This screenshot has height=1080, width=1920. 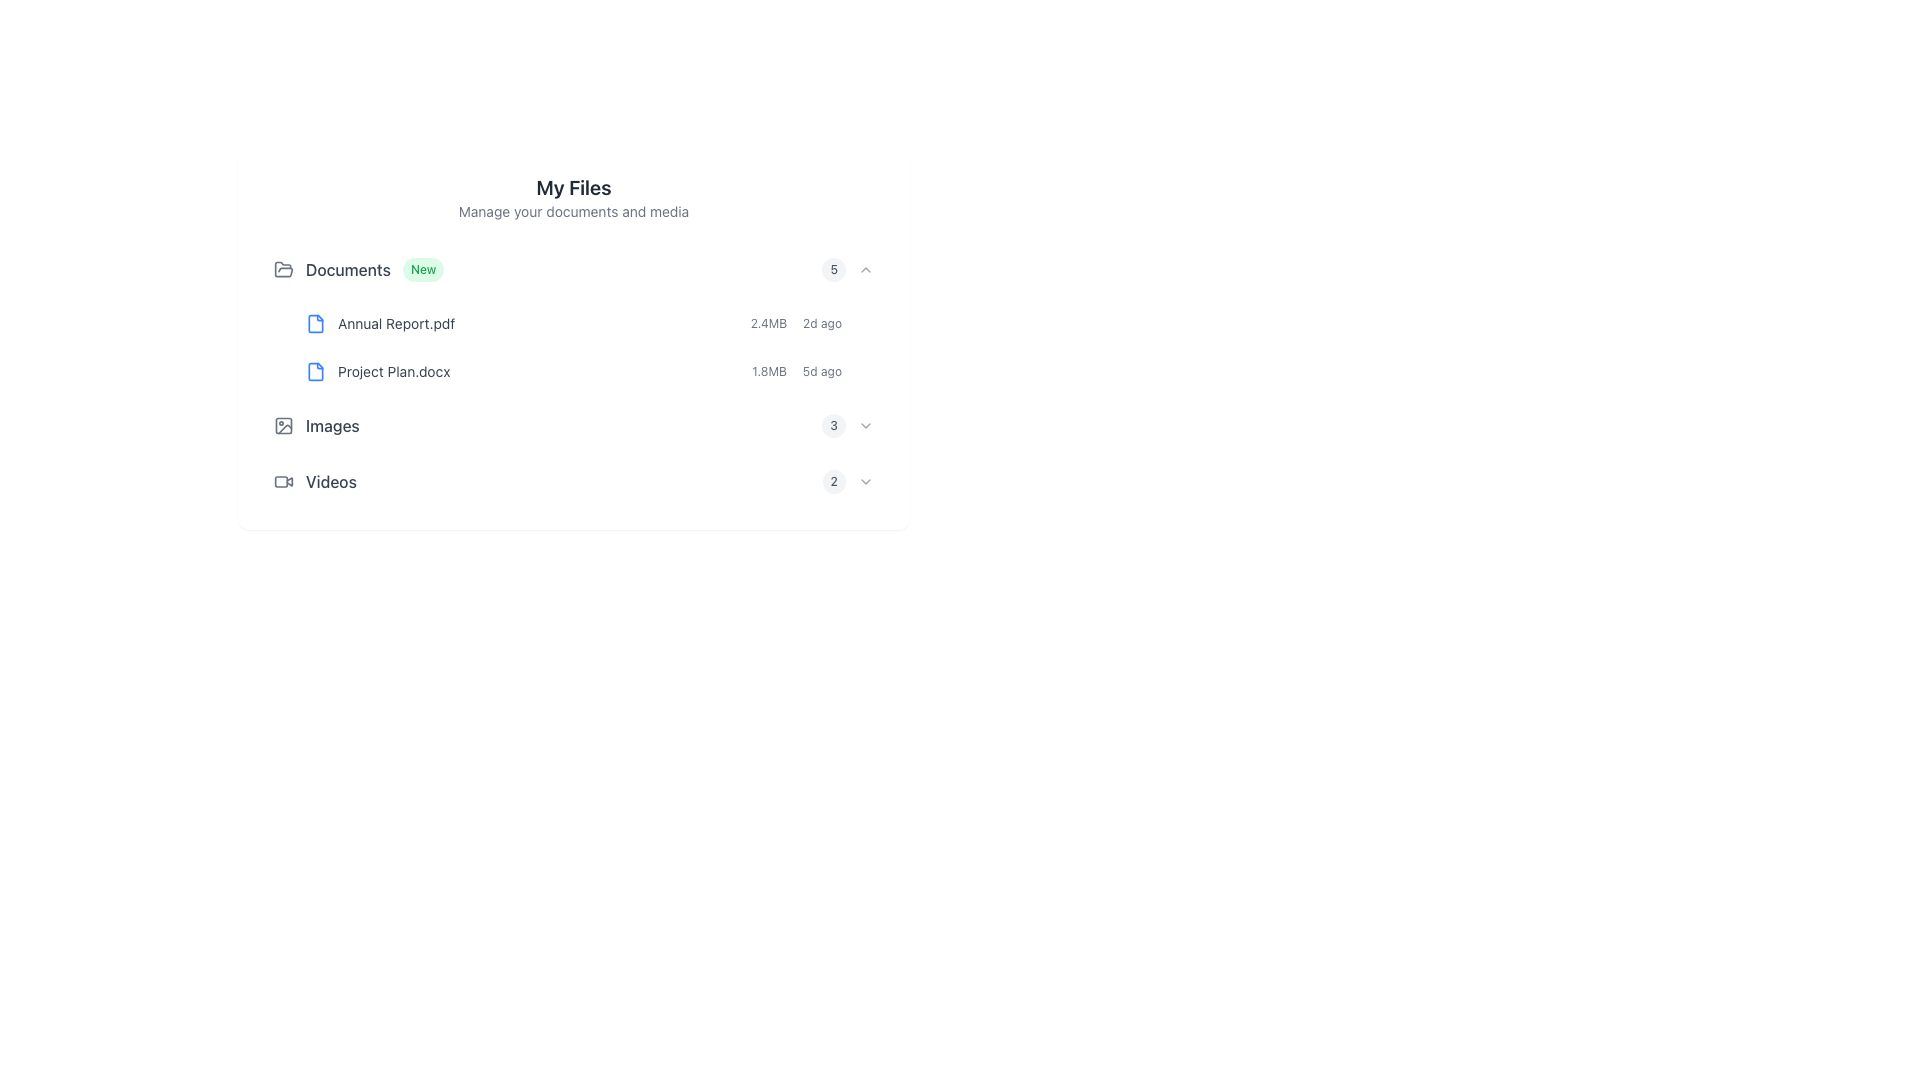 What do you see at coordinates (767, 323) in the screenshot?
I see `the text label indicating the file size of 'Annual Report.pdf', which is located to the right of the file name and slightly to the left of the '2d ago' text` at bounding box center [767, 323].